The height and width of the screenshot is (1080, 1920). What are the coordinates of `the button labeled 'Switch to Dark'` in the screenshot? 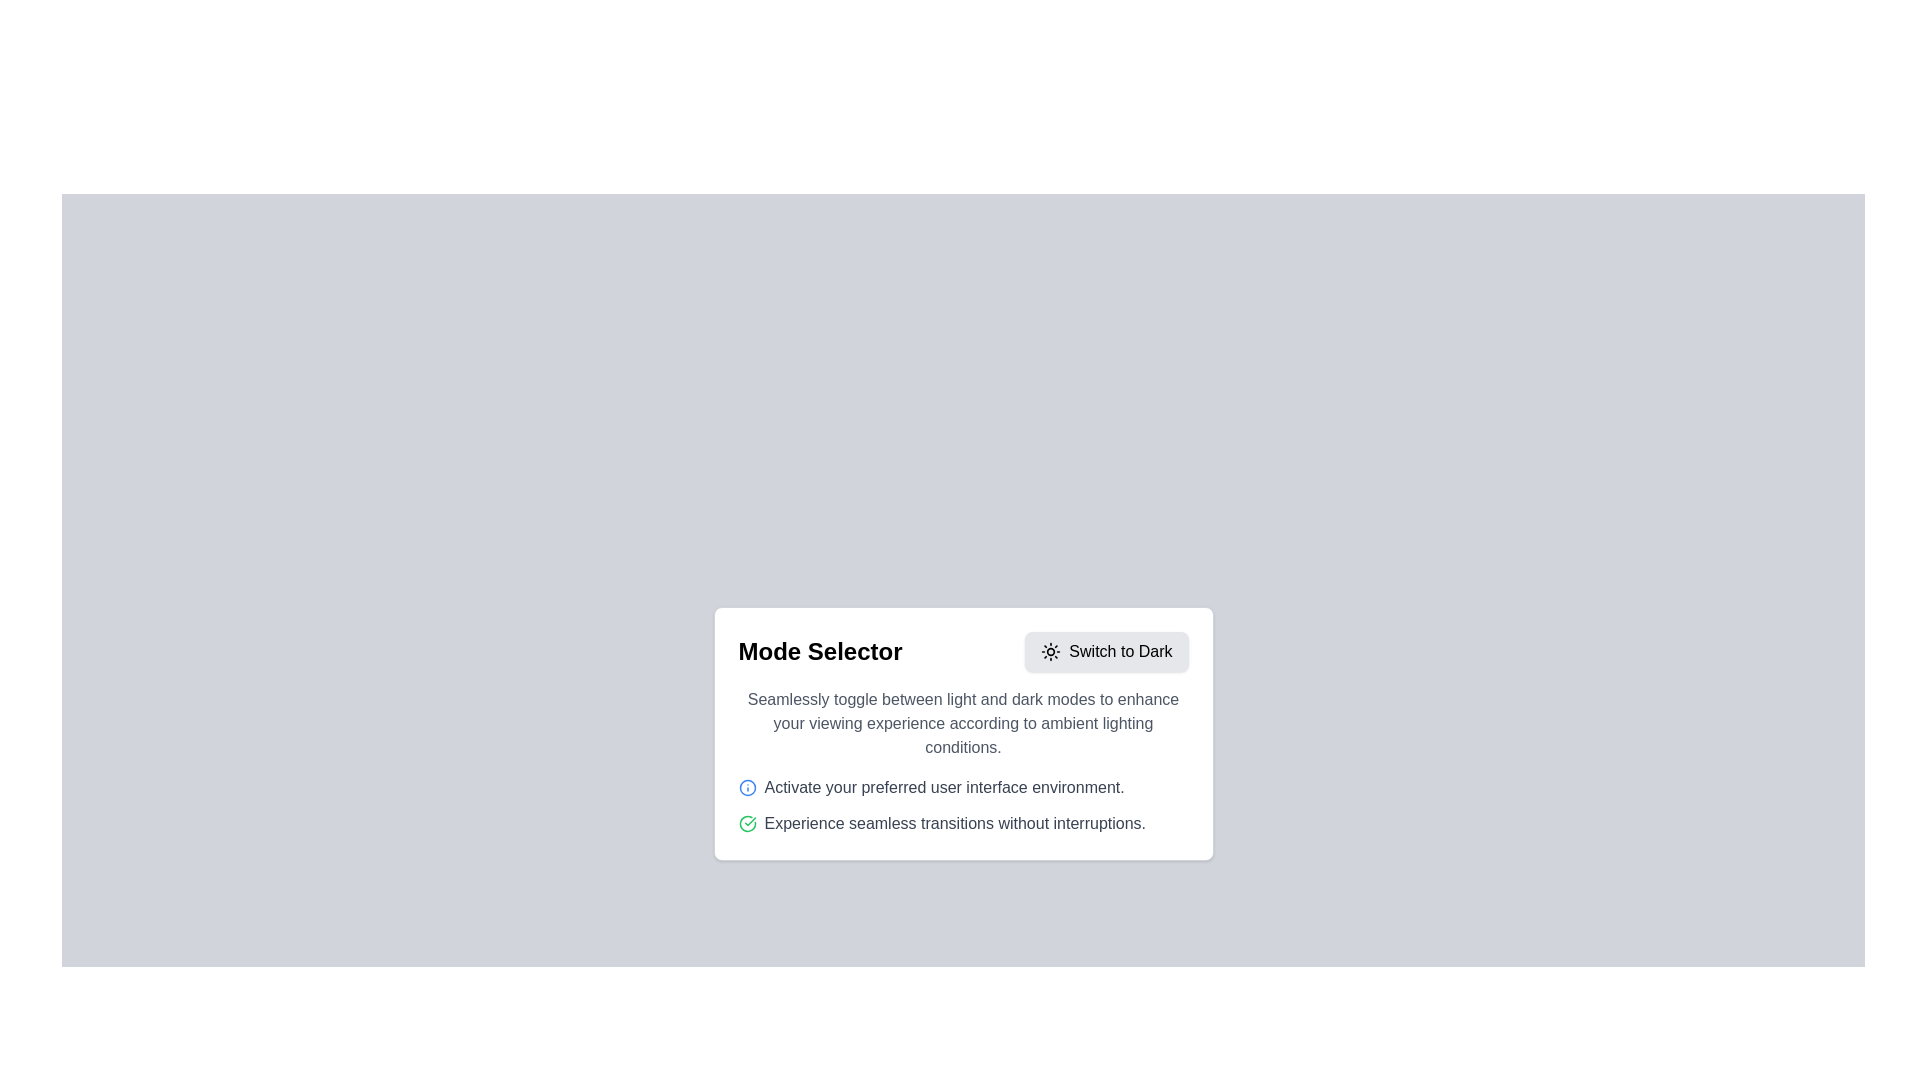 It's located at (1050, 651).